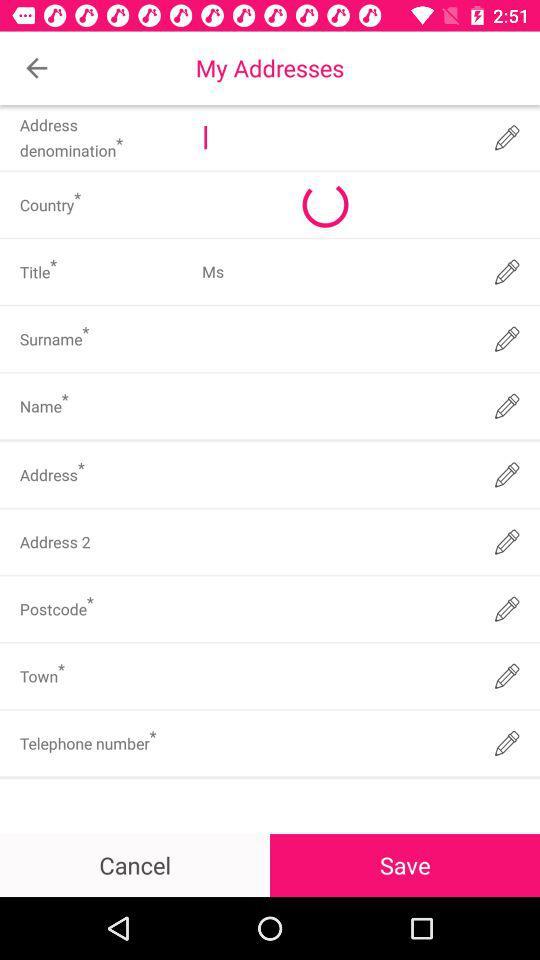  Describe the element at coordinates (335, 742) in the screenshot. I see `input information` at that location.